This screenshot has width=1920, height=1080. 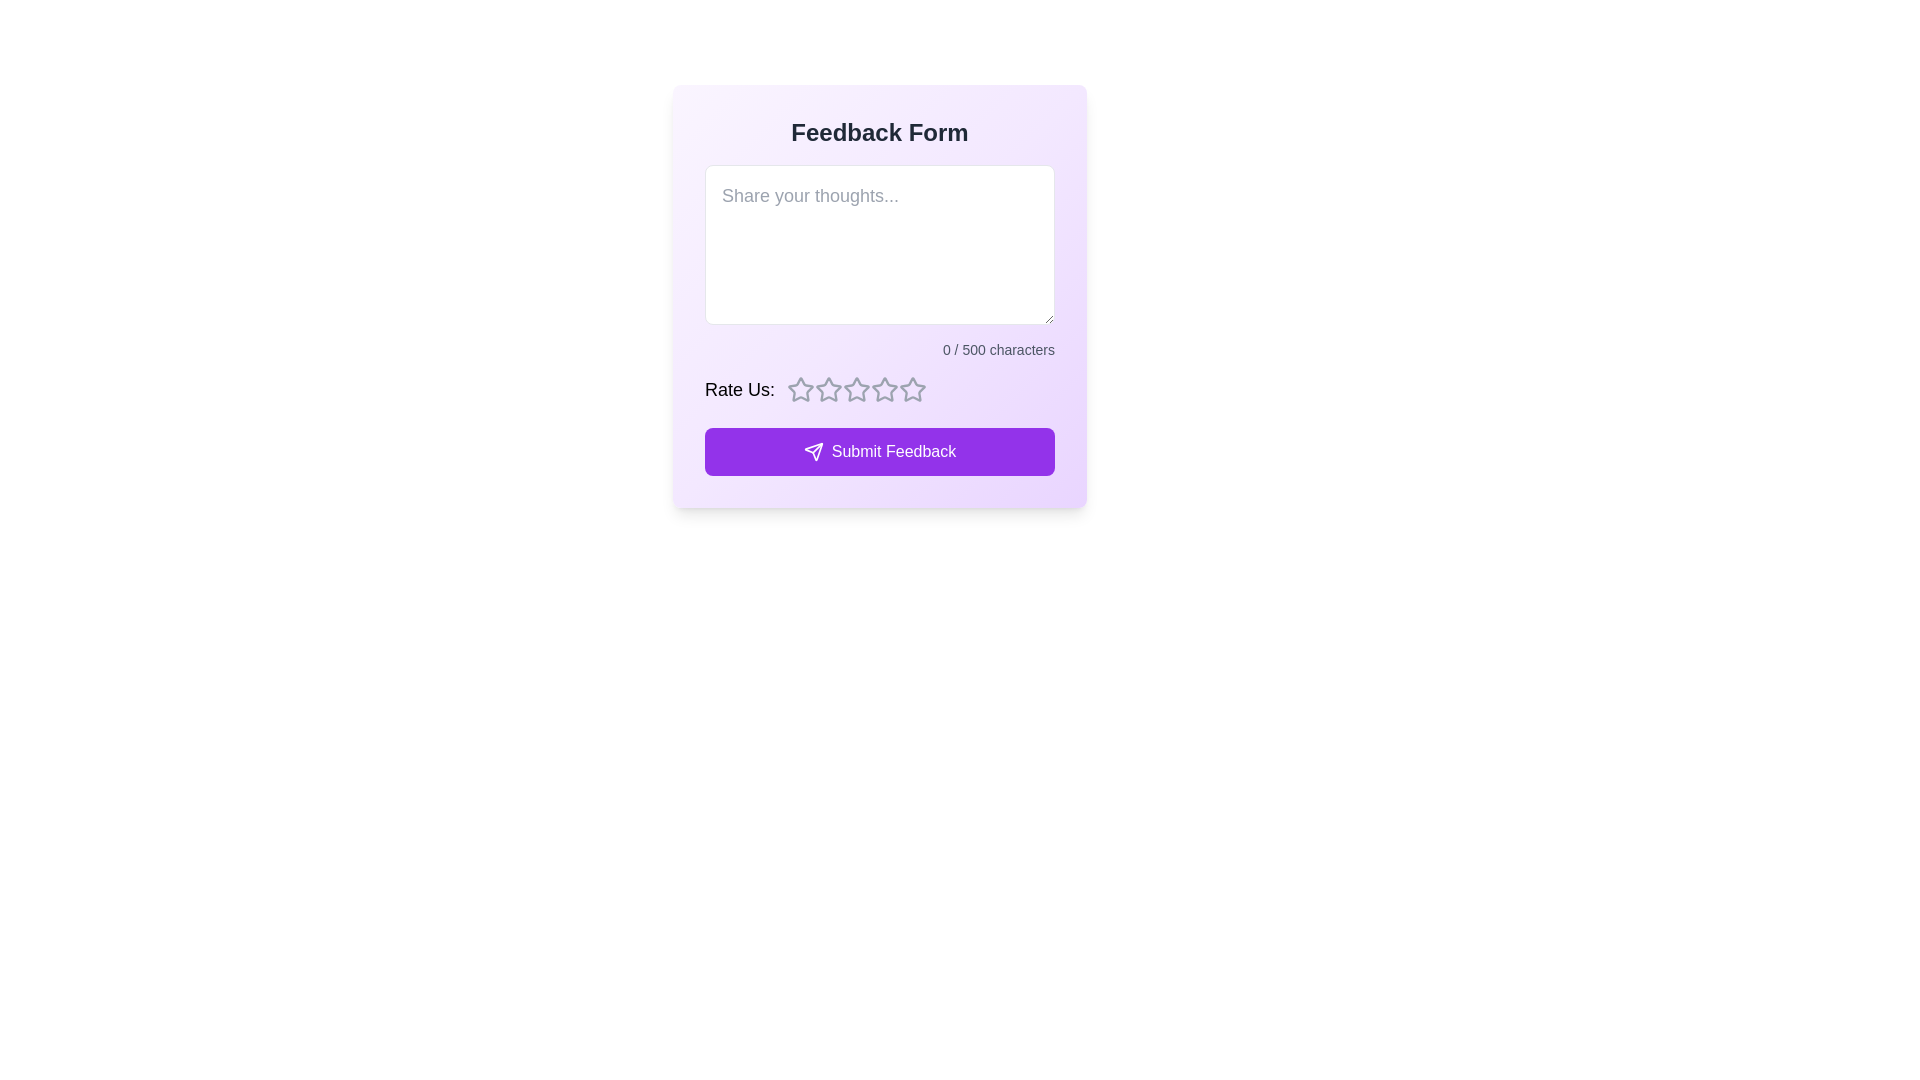 What do you see at coordinates (879, 451) in the screenshot?
I see `the 'Submit Feedback' button, which is a rectangular button with rounded corners and a purple background that changes to a darker purple on hover` at bounding box center [879, 451].